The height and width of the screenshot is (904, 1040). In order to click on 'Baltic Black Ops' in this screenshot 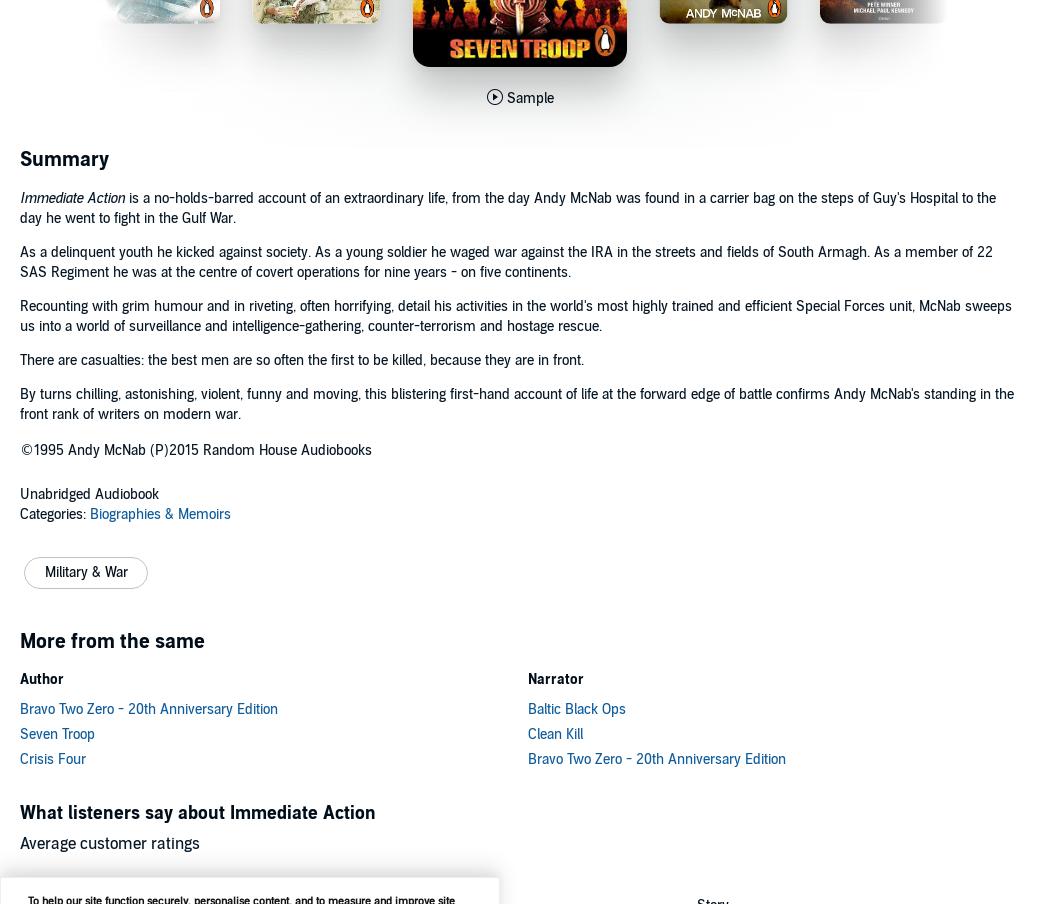, I will do `click(527, 708)`.